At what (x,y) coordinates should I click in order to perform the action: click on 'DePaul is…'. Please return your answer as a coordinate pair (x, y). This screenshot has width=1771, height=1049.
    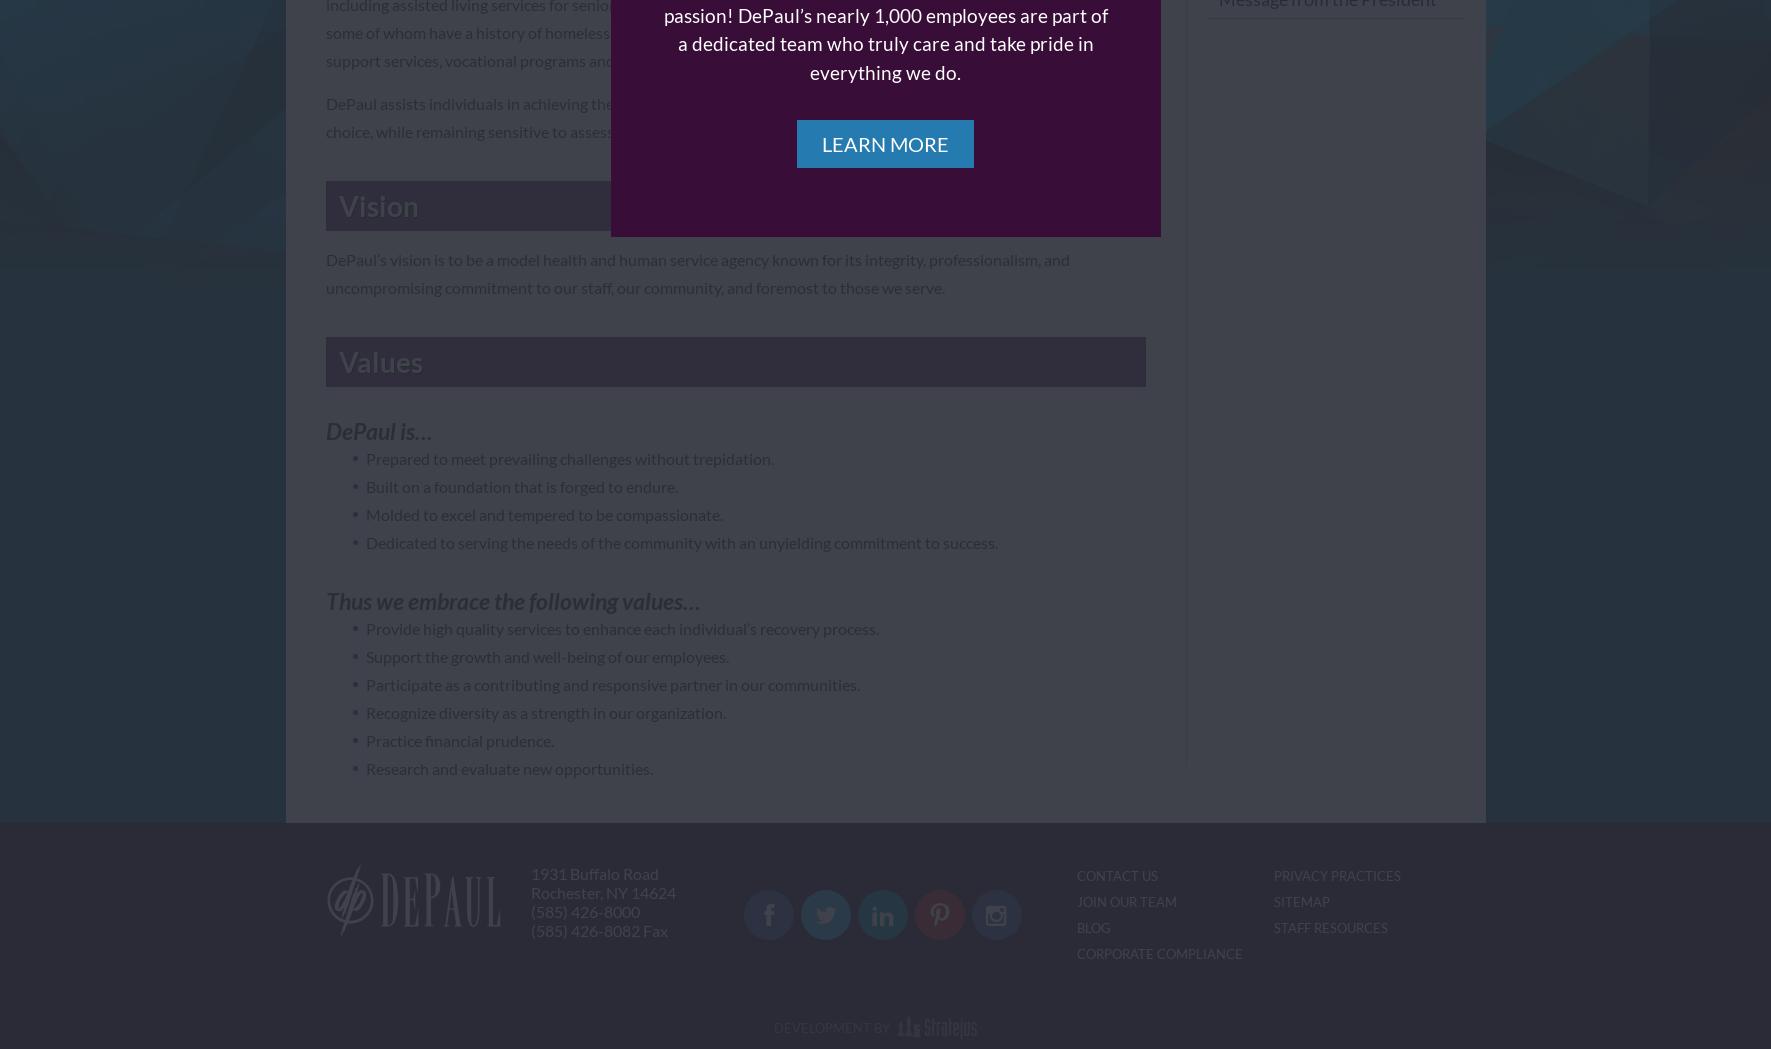
    Looking at the image, I should click on (376, 430).